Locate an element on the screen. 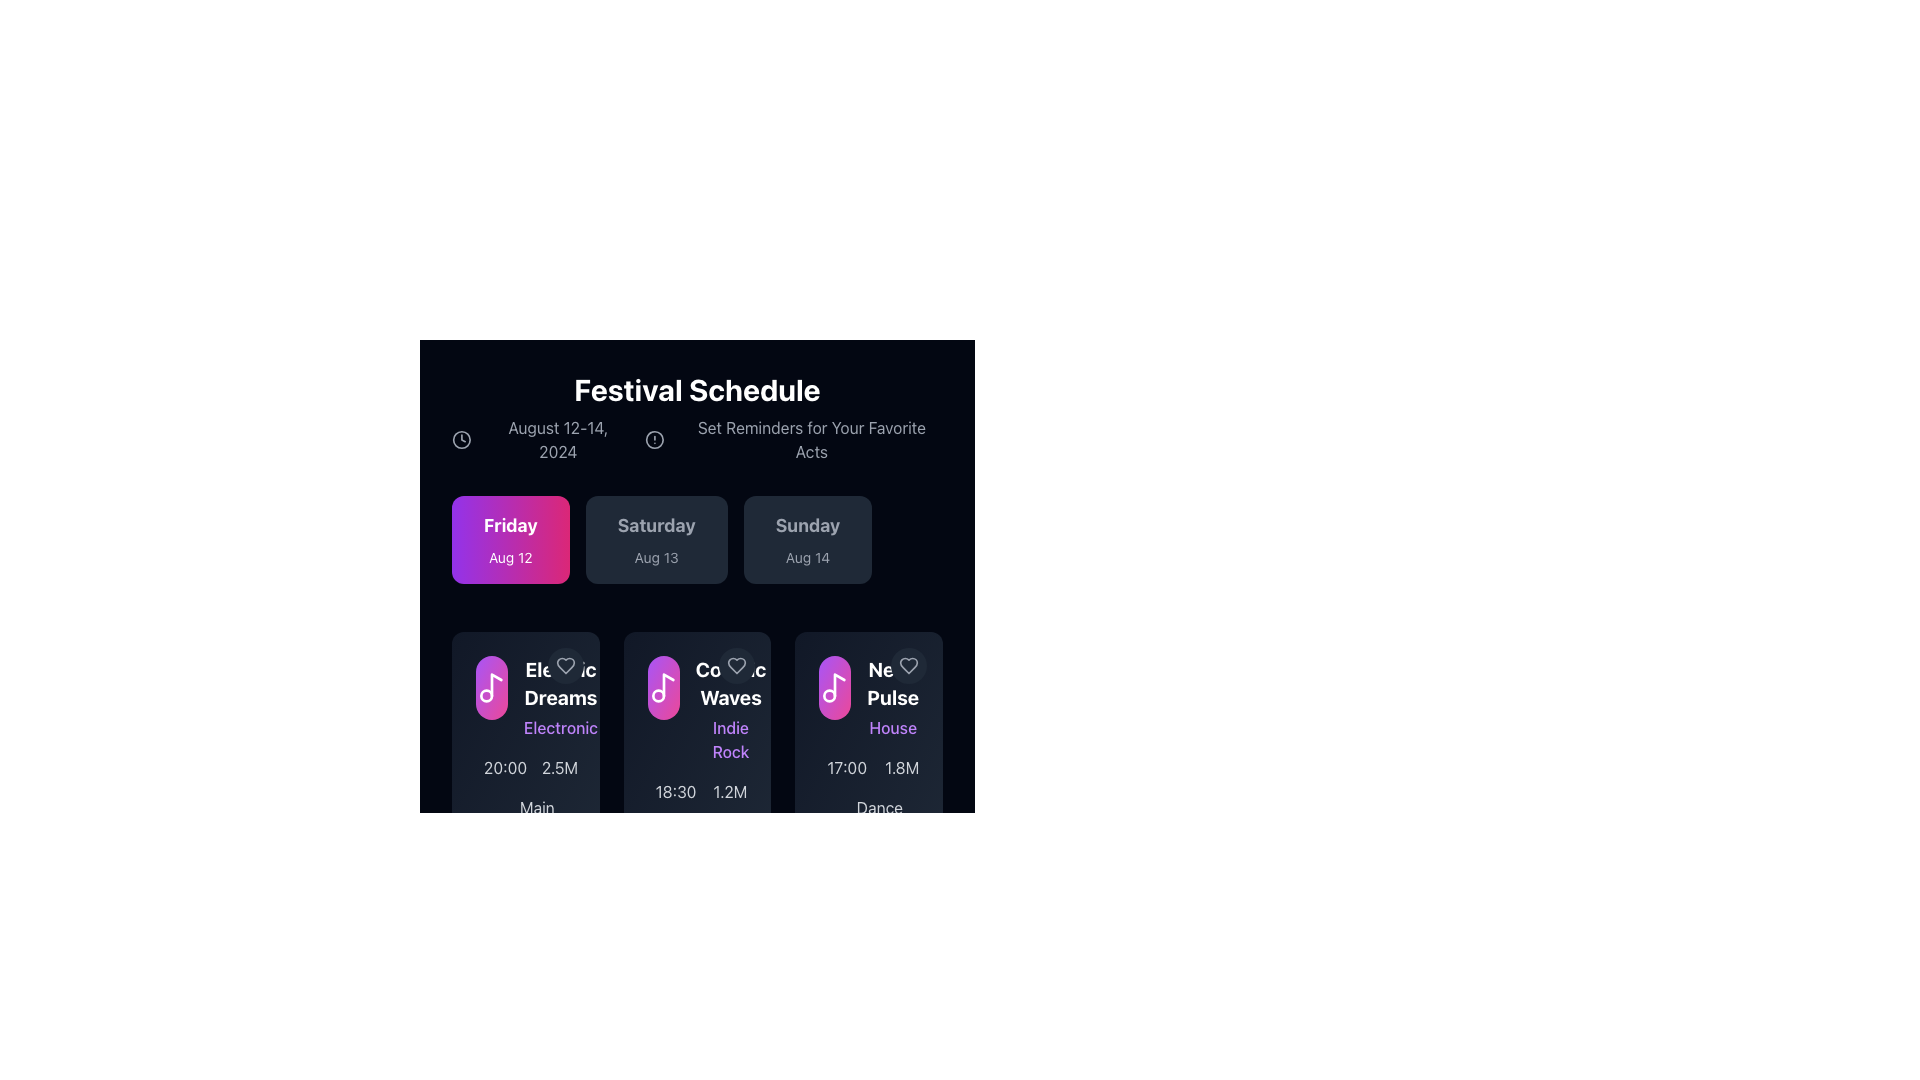 The image size is (1920, 1080). the musical note SVG icon located within the first item from the left in the row of schedule entries under the 'Friday, Aug 12' section of the 'Festival Schedule' interface, which is vertically aligned with the text 'Electric Dreams' is located at coordinates (491, 686).